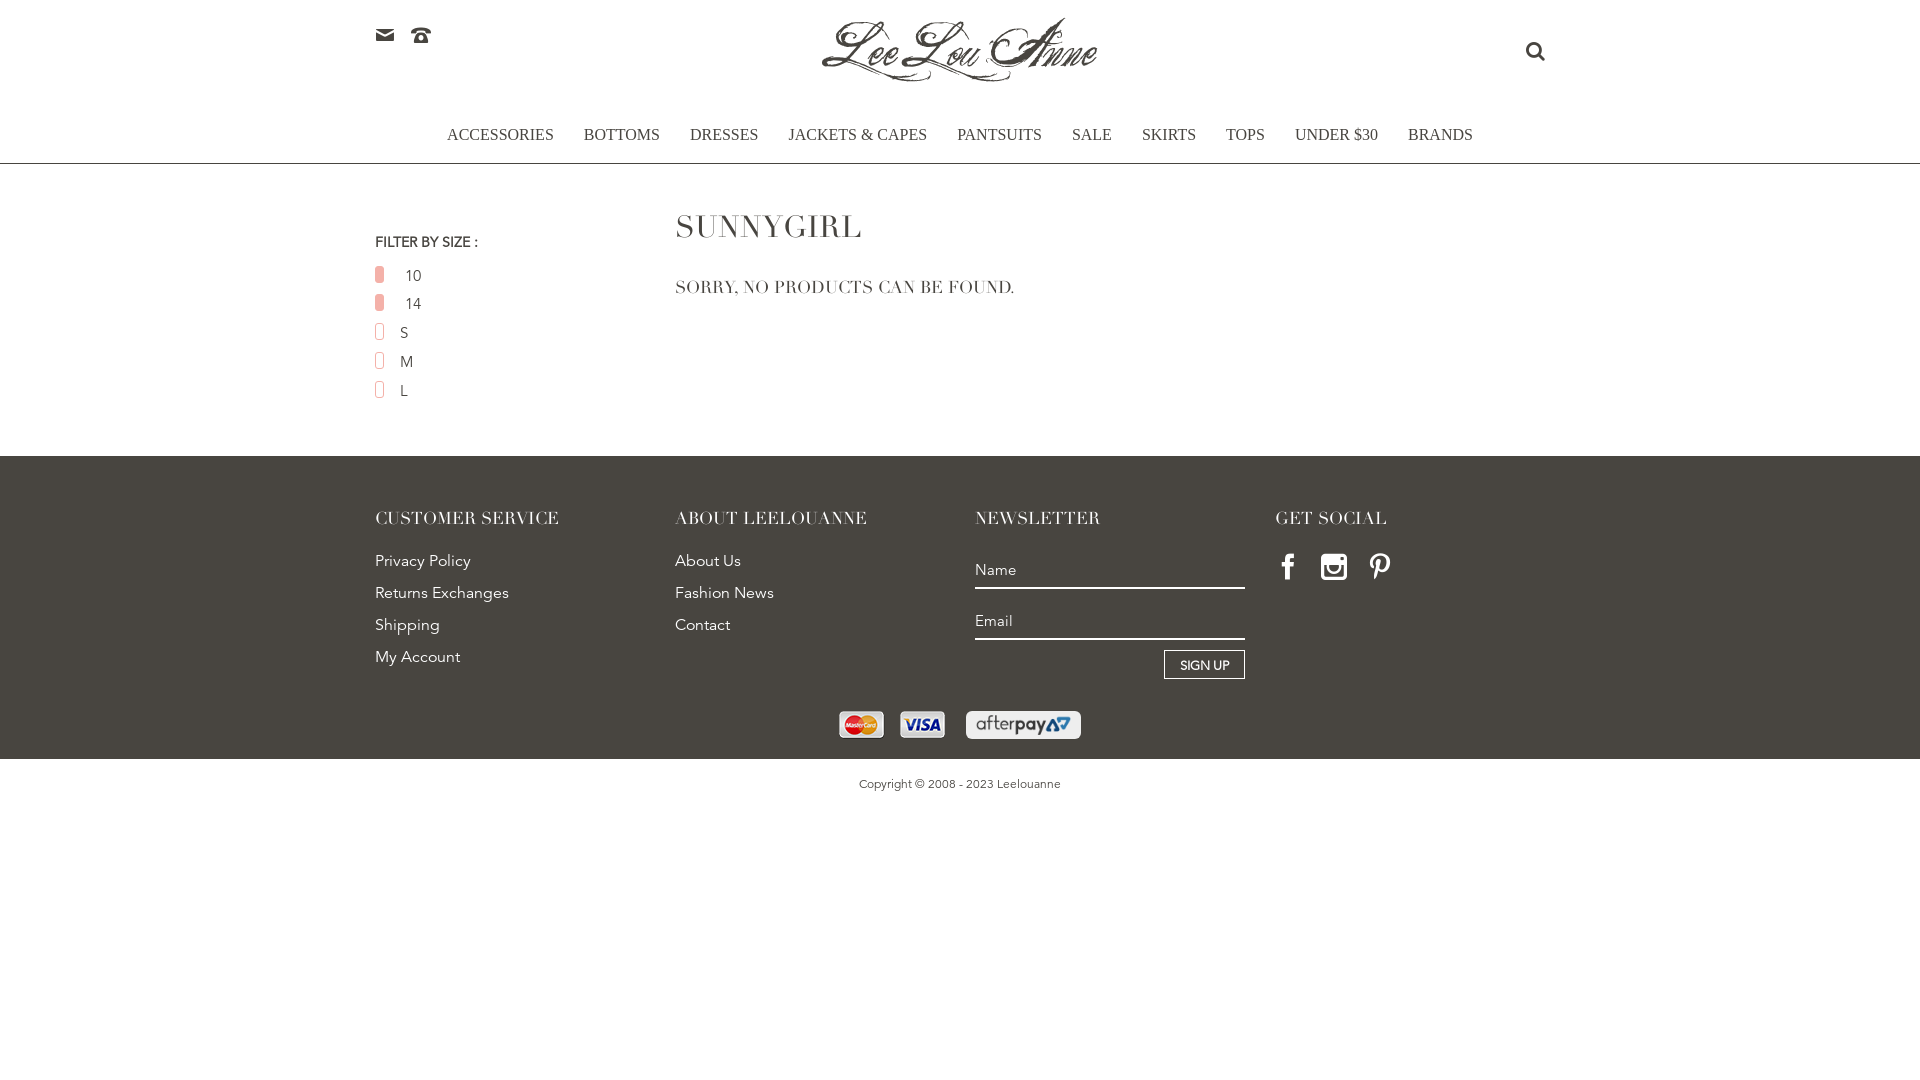 Image resolution: width=1920 pixels, height=1080 pixels. Describe the element at coordinates (675, 592) in the screenshot. I see `'Fashion News'` at that location.